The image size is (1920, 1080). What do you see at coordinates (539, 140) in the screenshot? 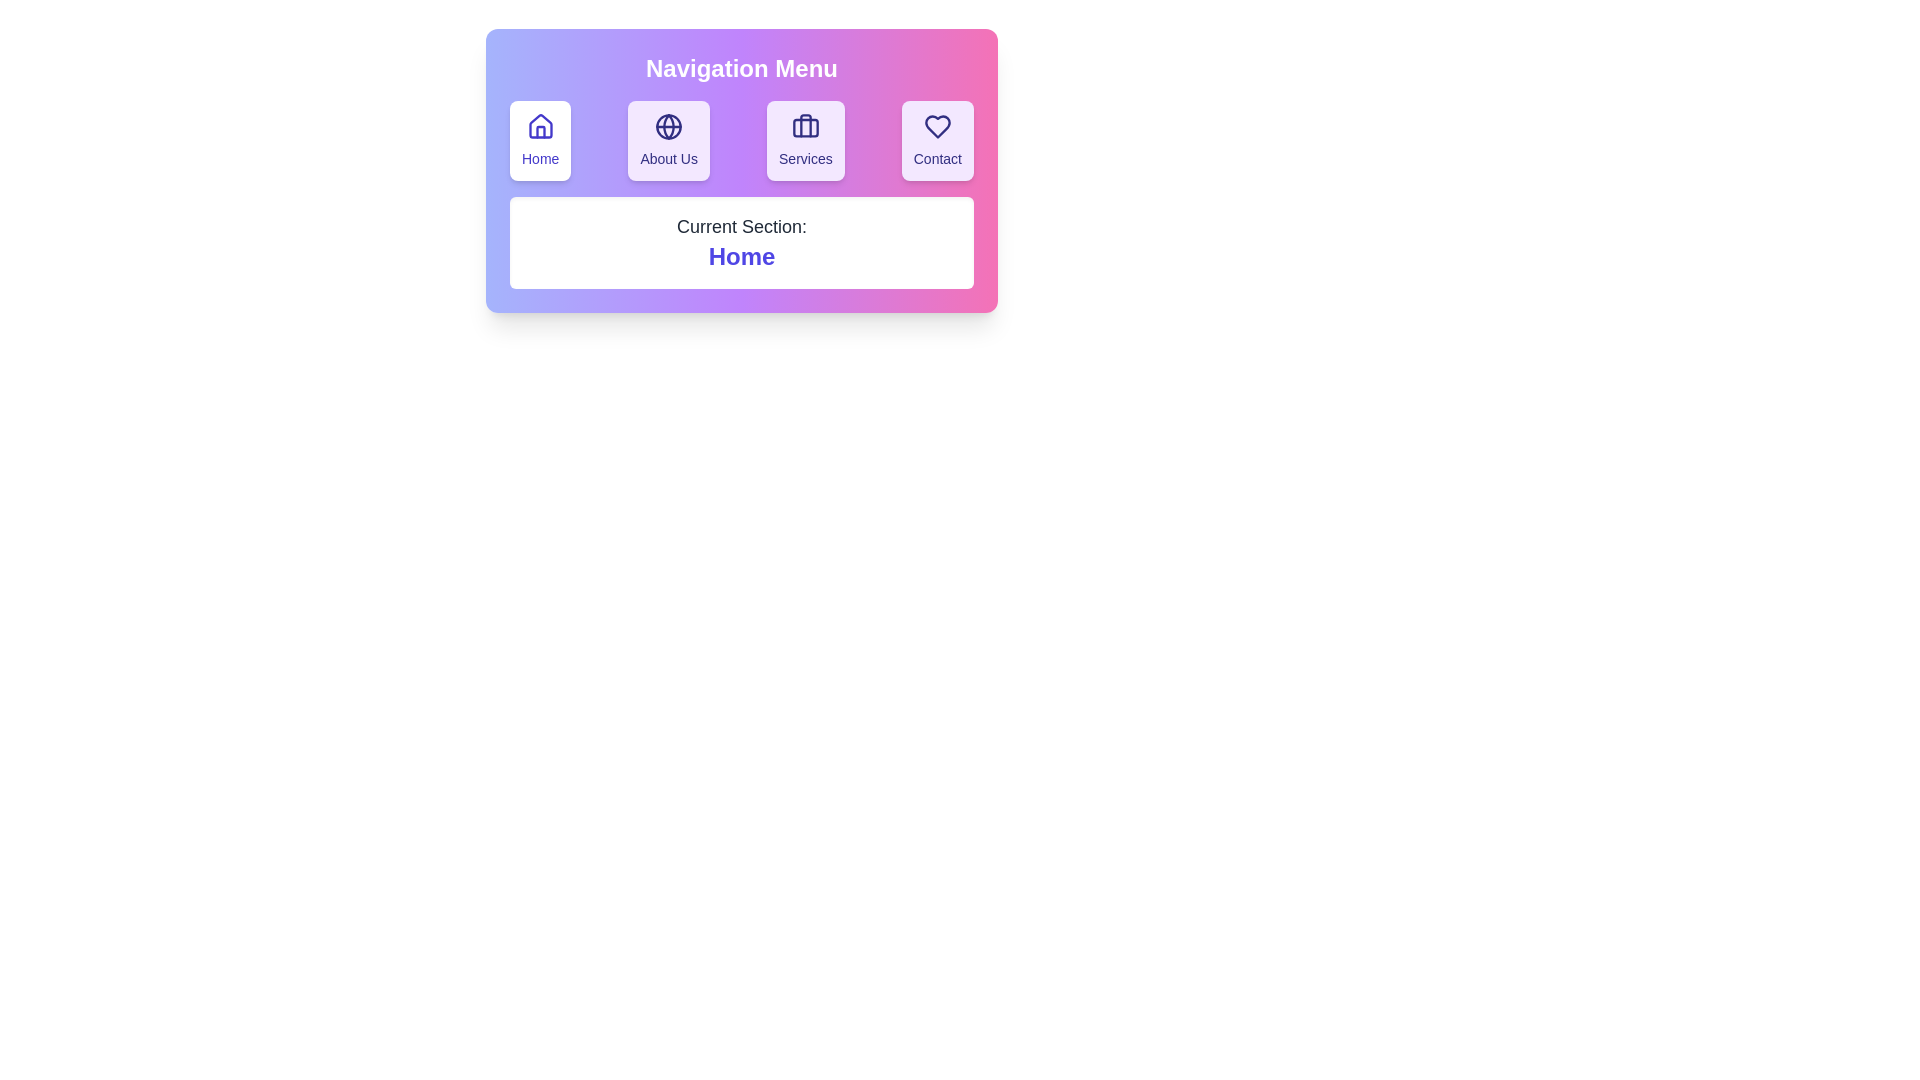
I see `the Home section by clicking the corresponding navigation button` at bounding box center [539, 140].